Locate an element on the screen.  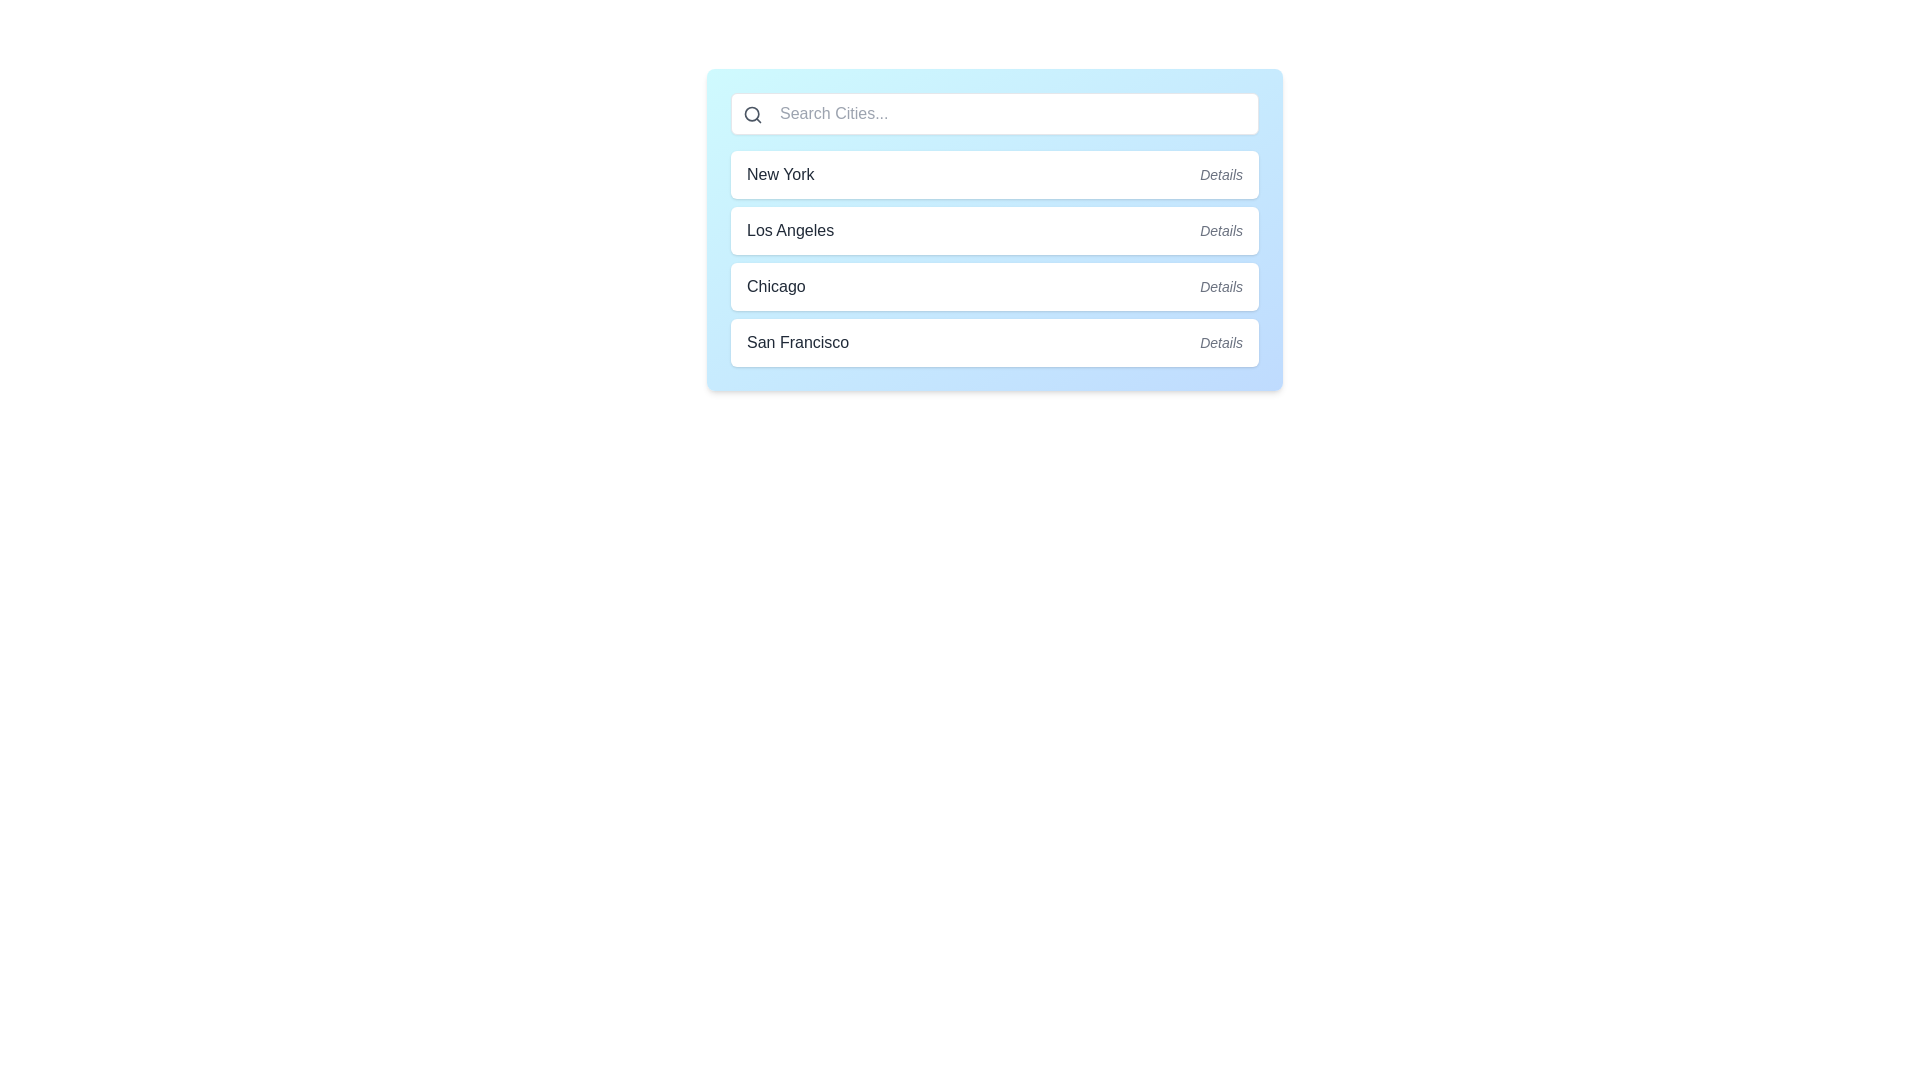
the third list item that represents 'Chicago' to activate its details is located at coordinates (994, 286).